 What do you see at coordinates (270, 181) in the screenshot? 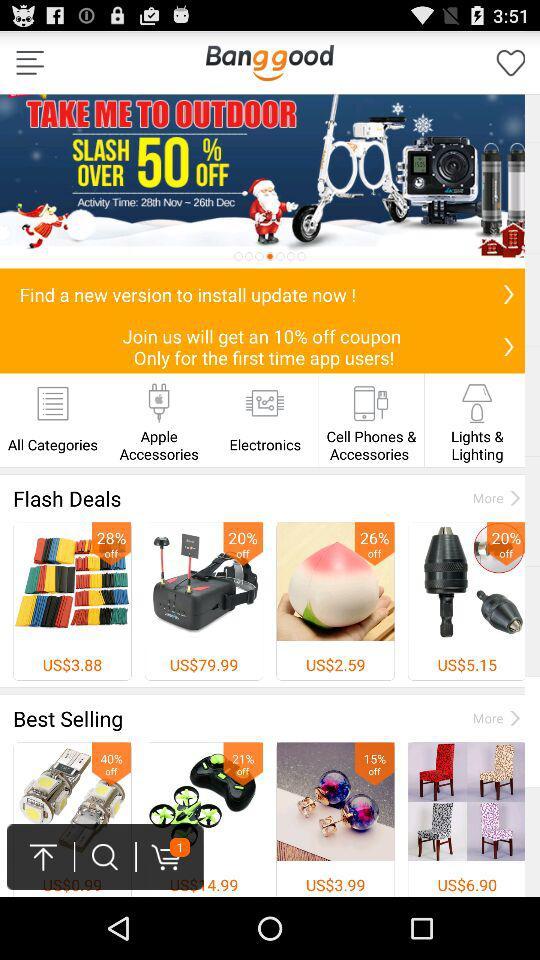
I see `sales page` at bounding box center [270, 181].